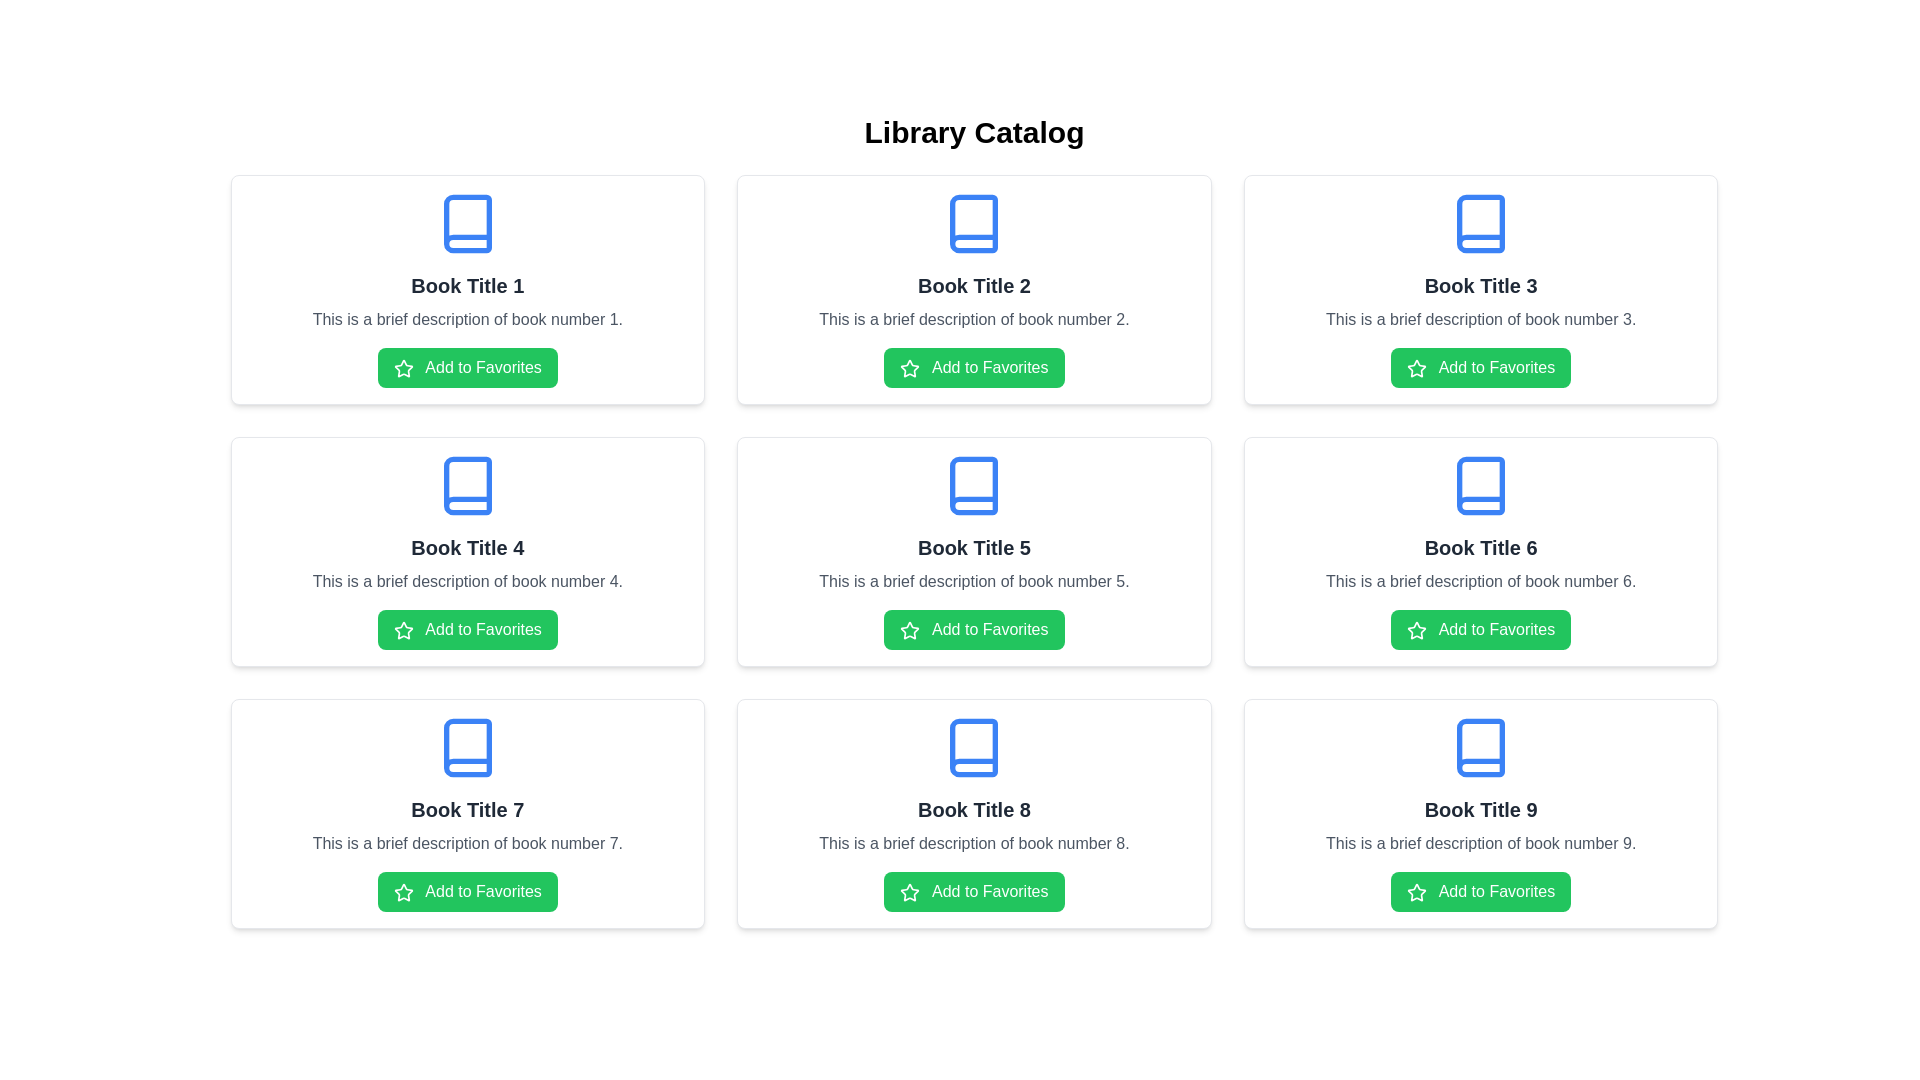 The image size is (1920, 1080). Describe the element at coordinates (974, 748) in the screenshot. I see `graphical vector component of the blue book icon associated with 'Book Title 8' in the browser developer tools` at that location.